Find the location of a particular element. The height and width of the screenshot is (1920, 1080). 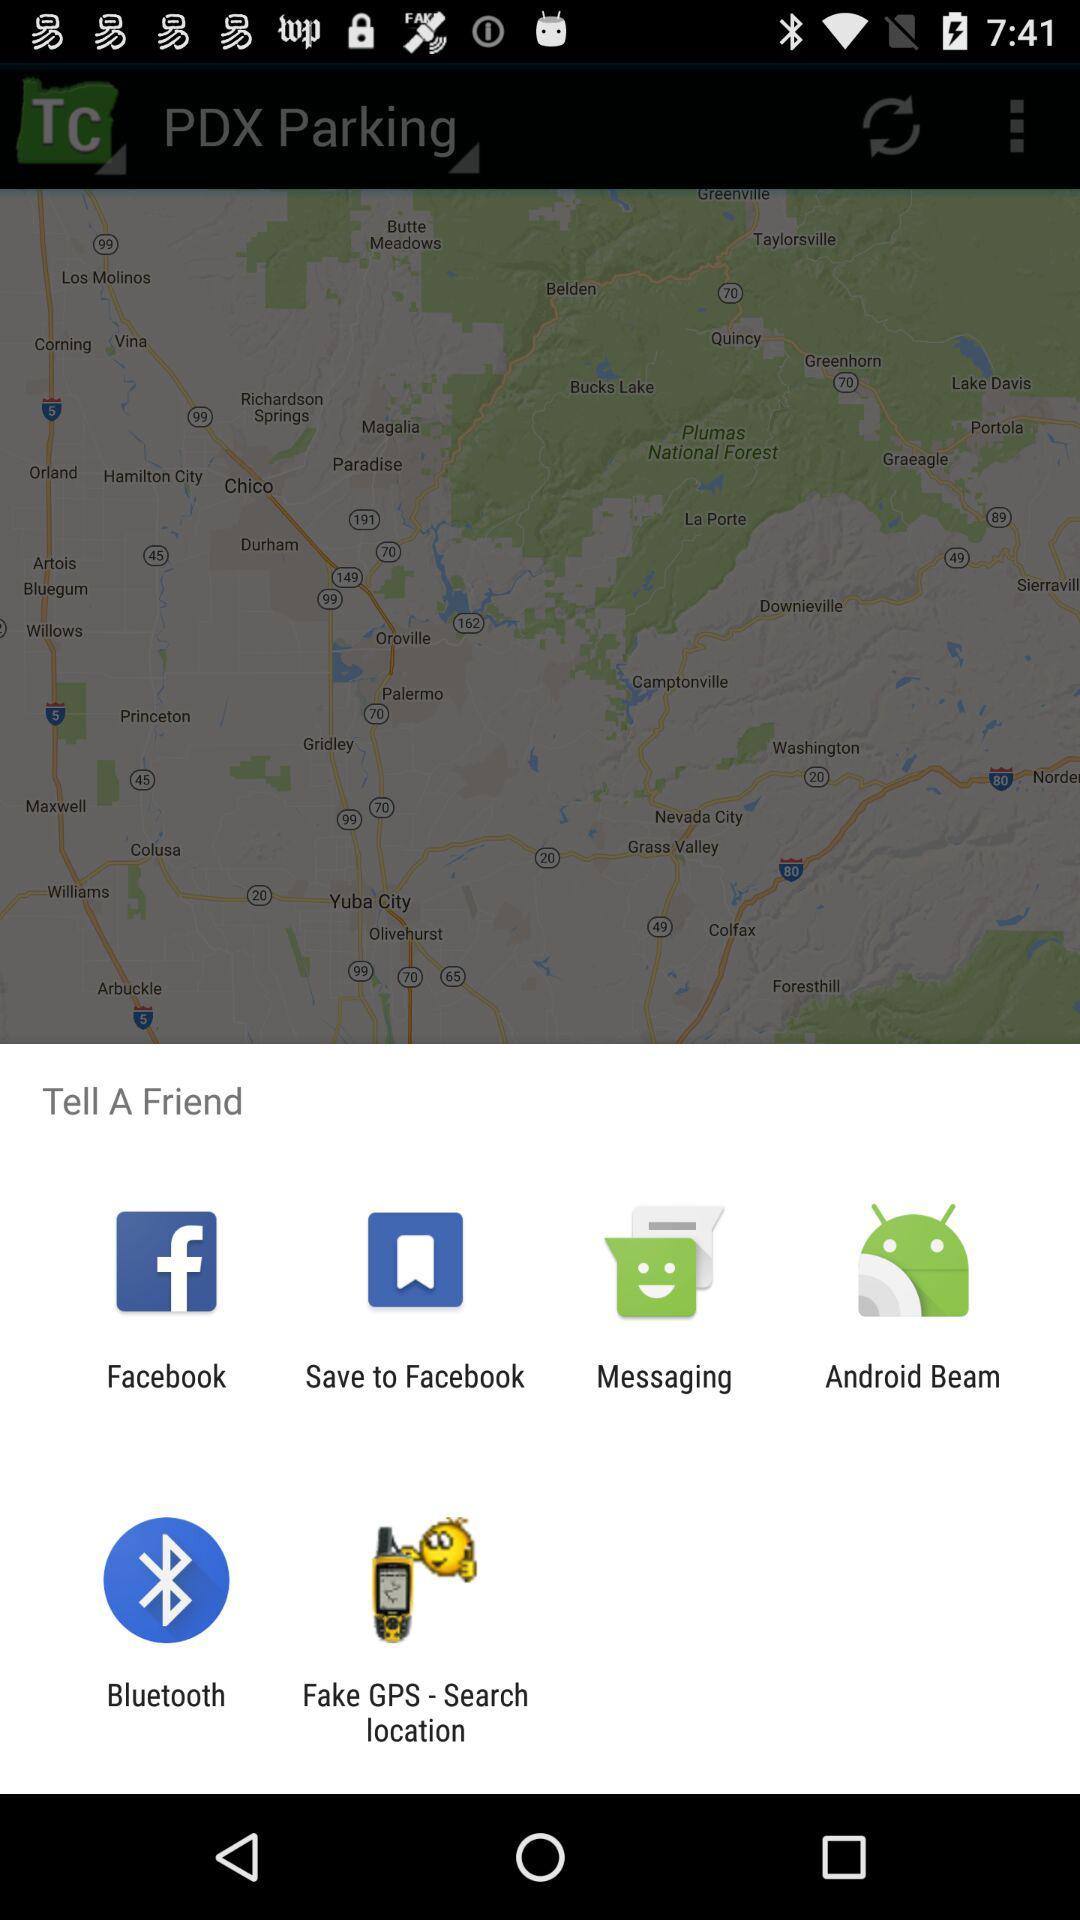

the android beam icon is located at coordinates (913, 1392).